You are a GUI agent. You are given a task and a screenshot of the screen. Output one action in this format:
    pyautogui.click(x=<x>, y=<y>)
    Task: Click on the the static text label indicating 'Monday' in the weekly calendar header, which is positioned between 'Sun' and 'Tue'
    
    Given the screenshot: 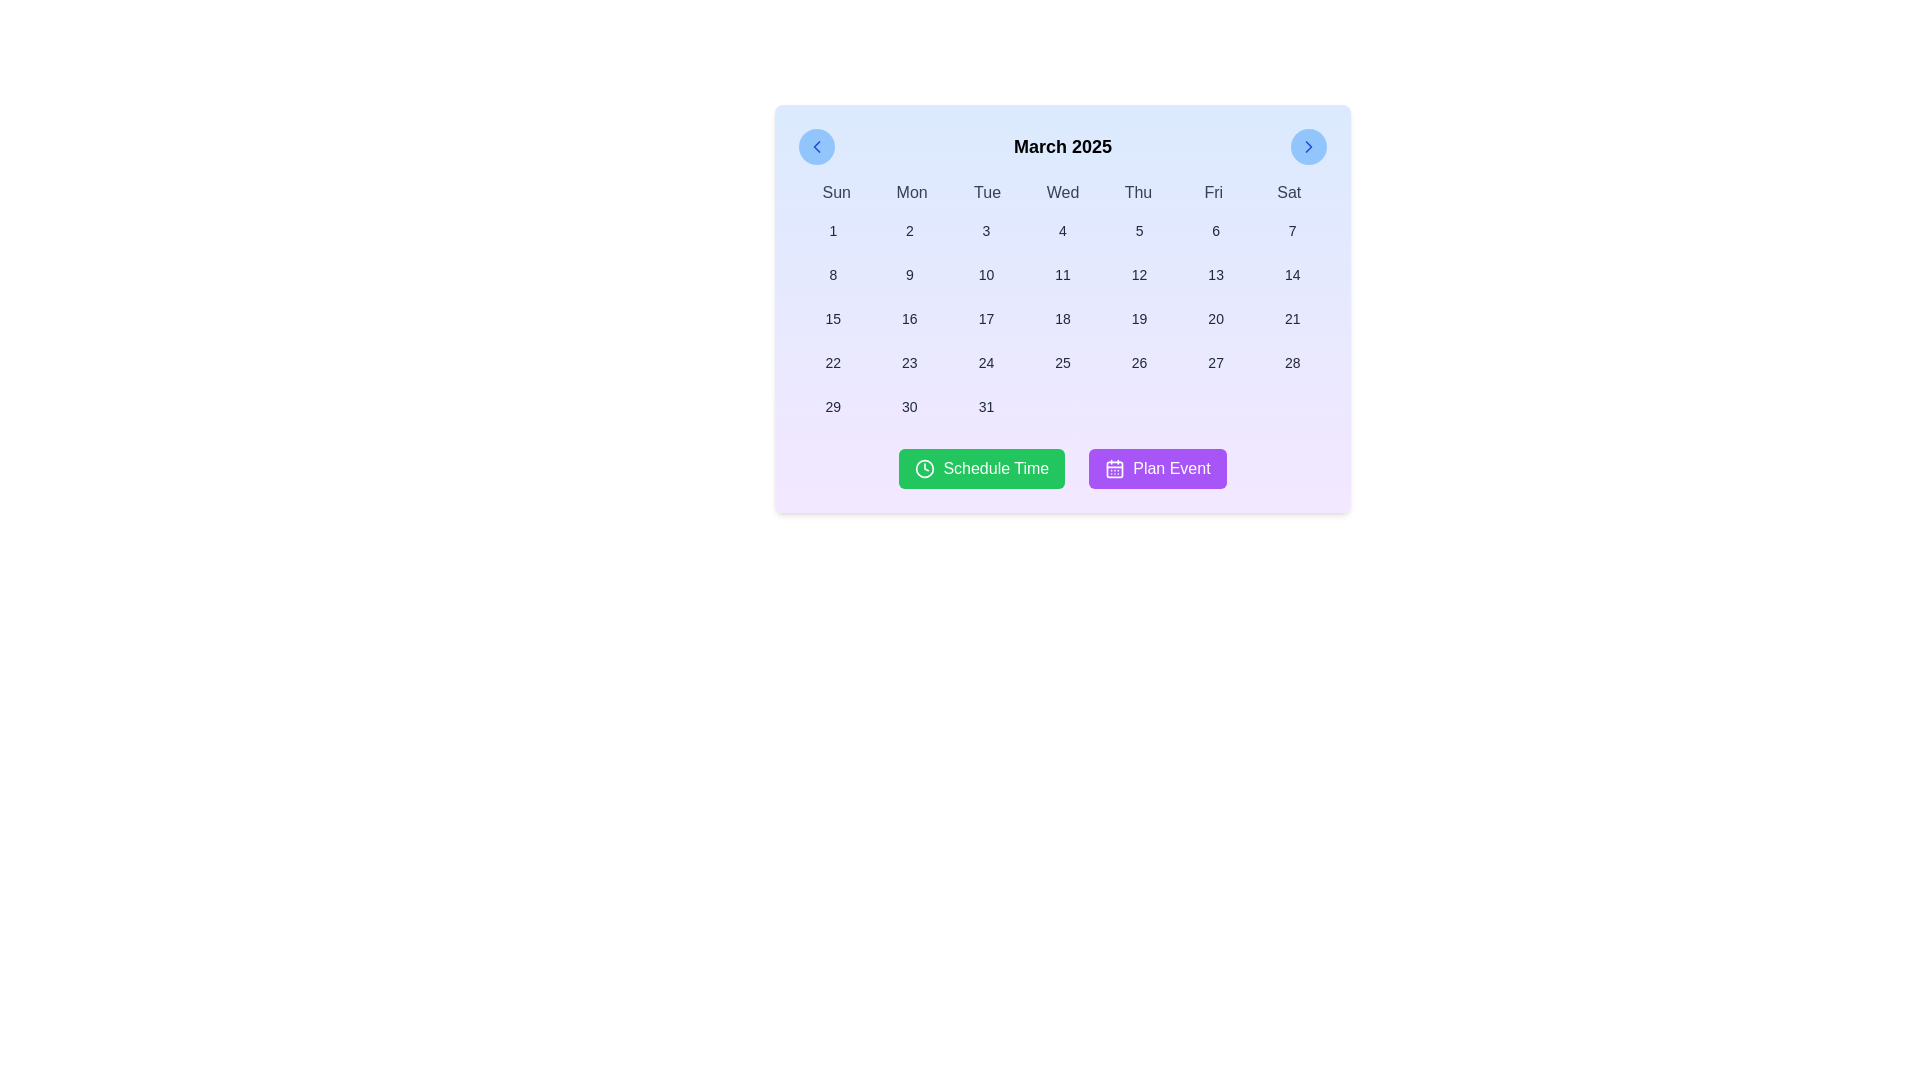 What is the action you would take?
    pyautogui.click(x=911, y=192)
    